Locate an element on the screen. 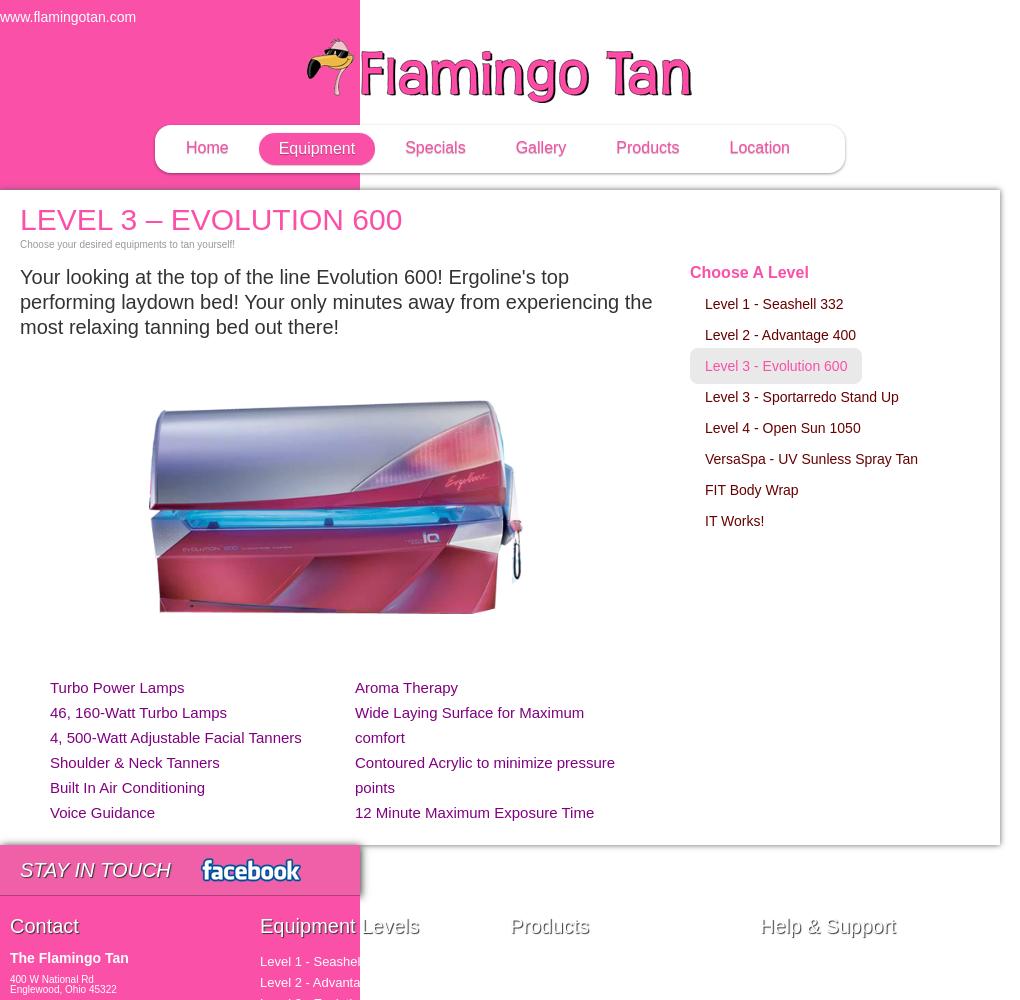 This screenshot has width=1020, height=1000. 'Home' is located at coordinates (205, 147).